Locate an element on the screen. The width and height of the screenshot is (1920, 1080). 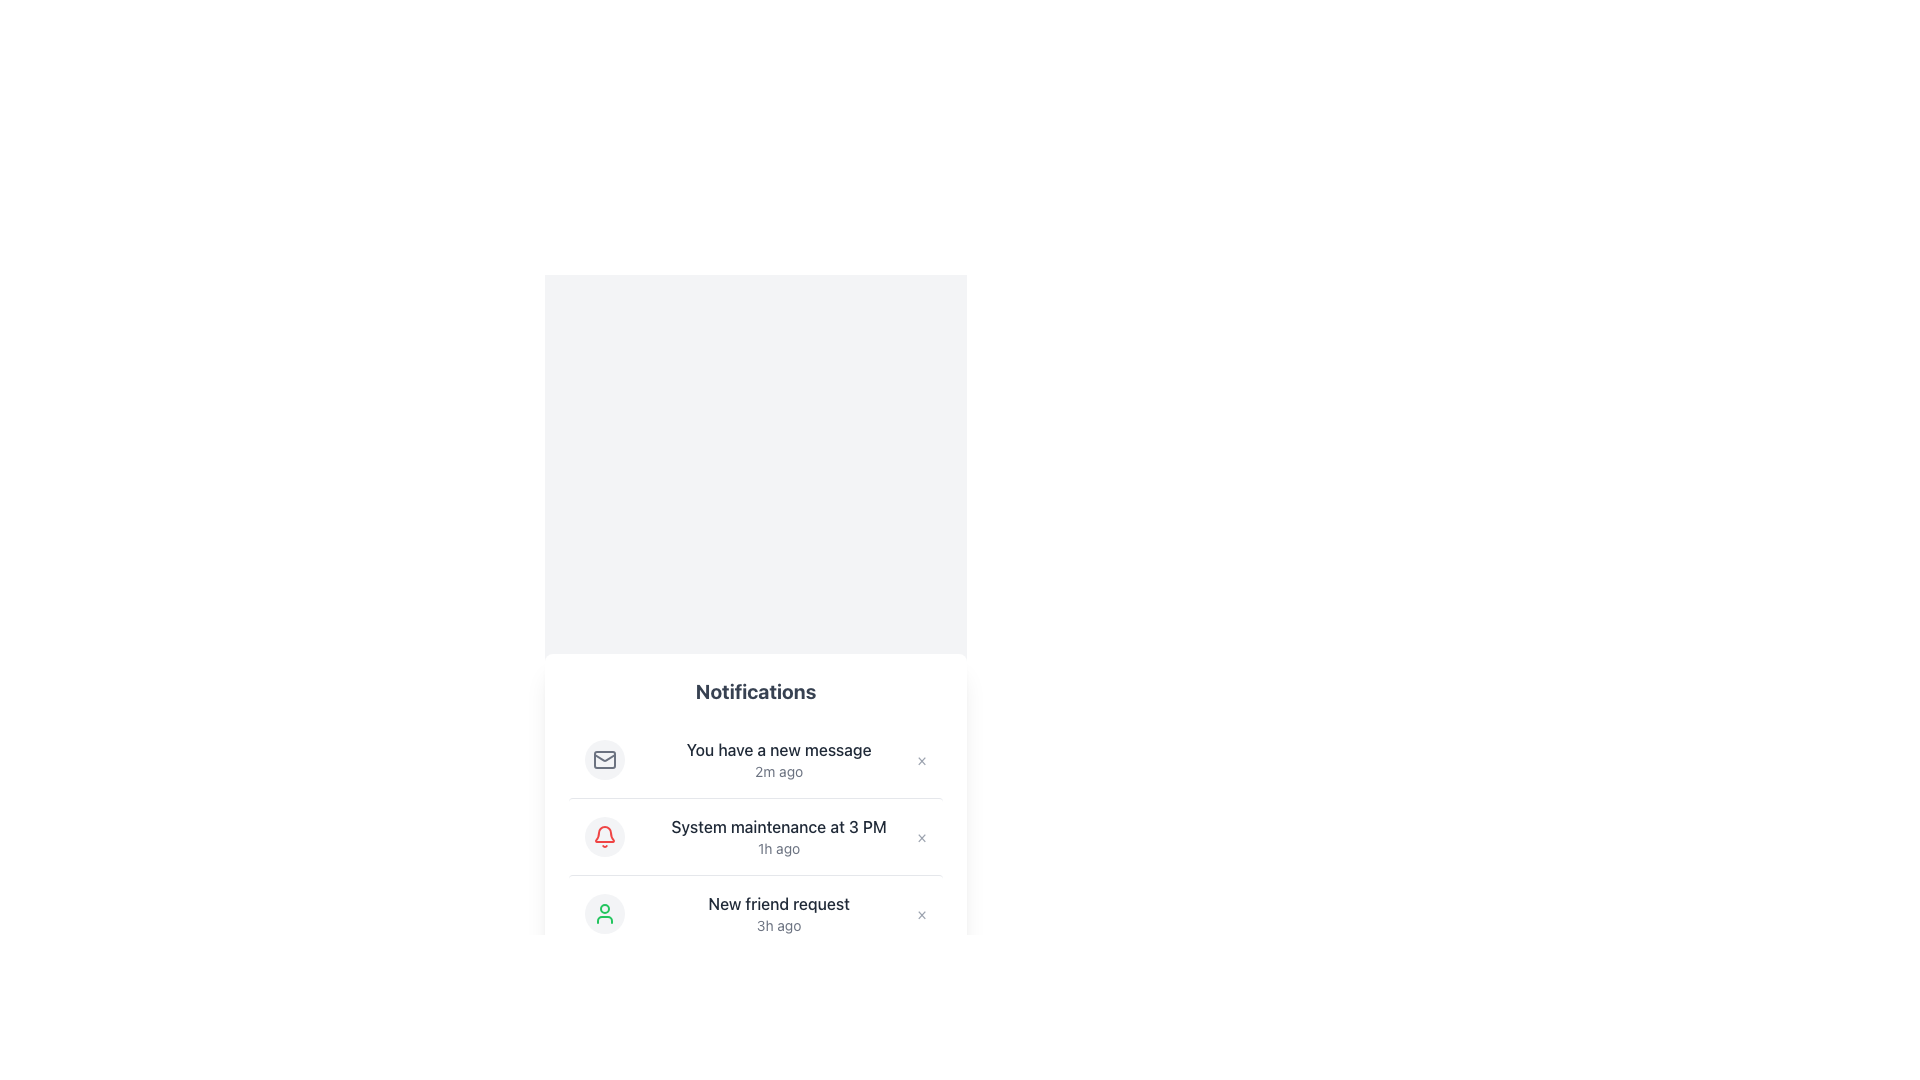
the third notification item displaying 'New friend request' and the time '3h ago', located at the bottom of the notification list is located at coordinates (754, 913).